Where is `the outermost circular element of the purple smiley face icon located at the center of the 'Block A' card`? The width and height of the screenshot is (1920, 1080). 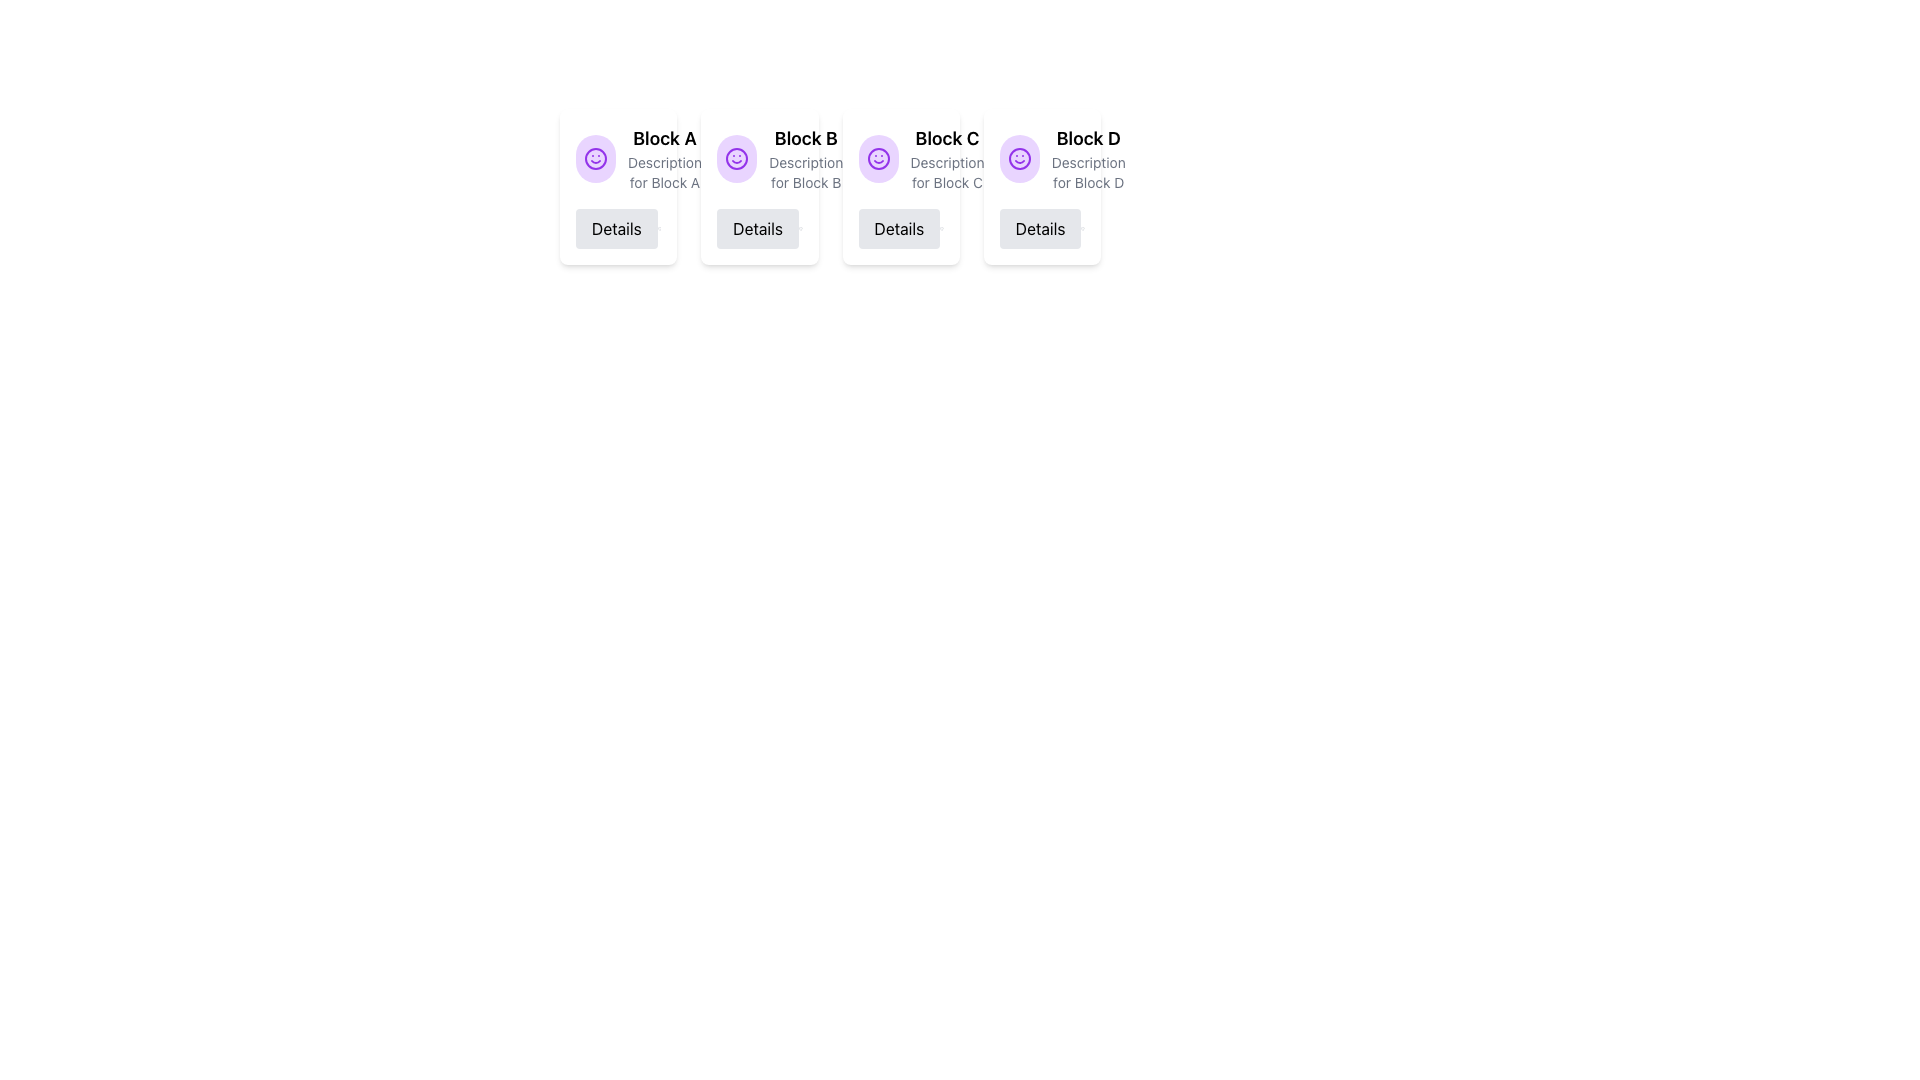 the outermost circular element of the purple smiley face icon located at the center of the 'Block A' card is located at coordinates (1019, 157).